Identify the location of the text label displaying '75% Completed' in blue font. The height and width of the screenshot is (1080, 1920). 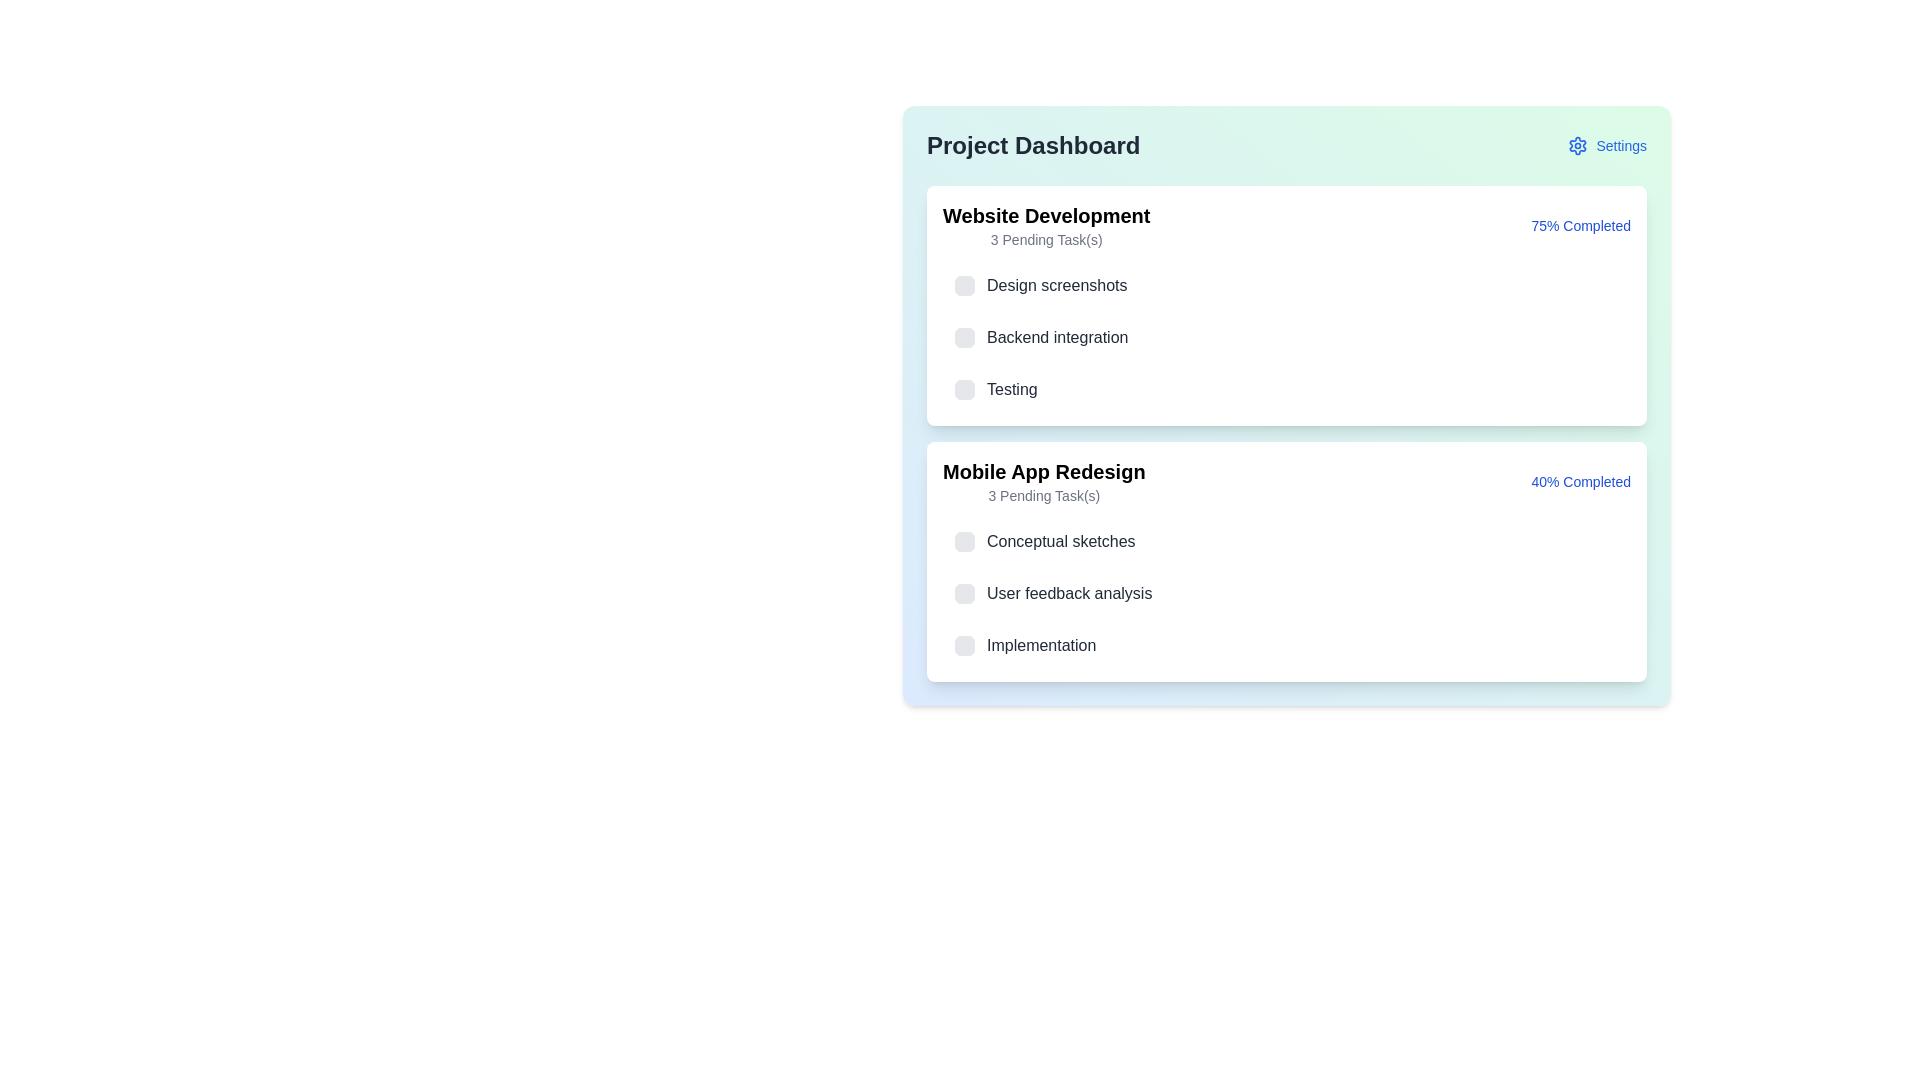
(1580, 225).